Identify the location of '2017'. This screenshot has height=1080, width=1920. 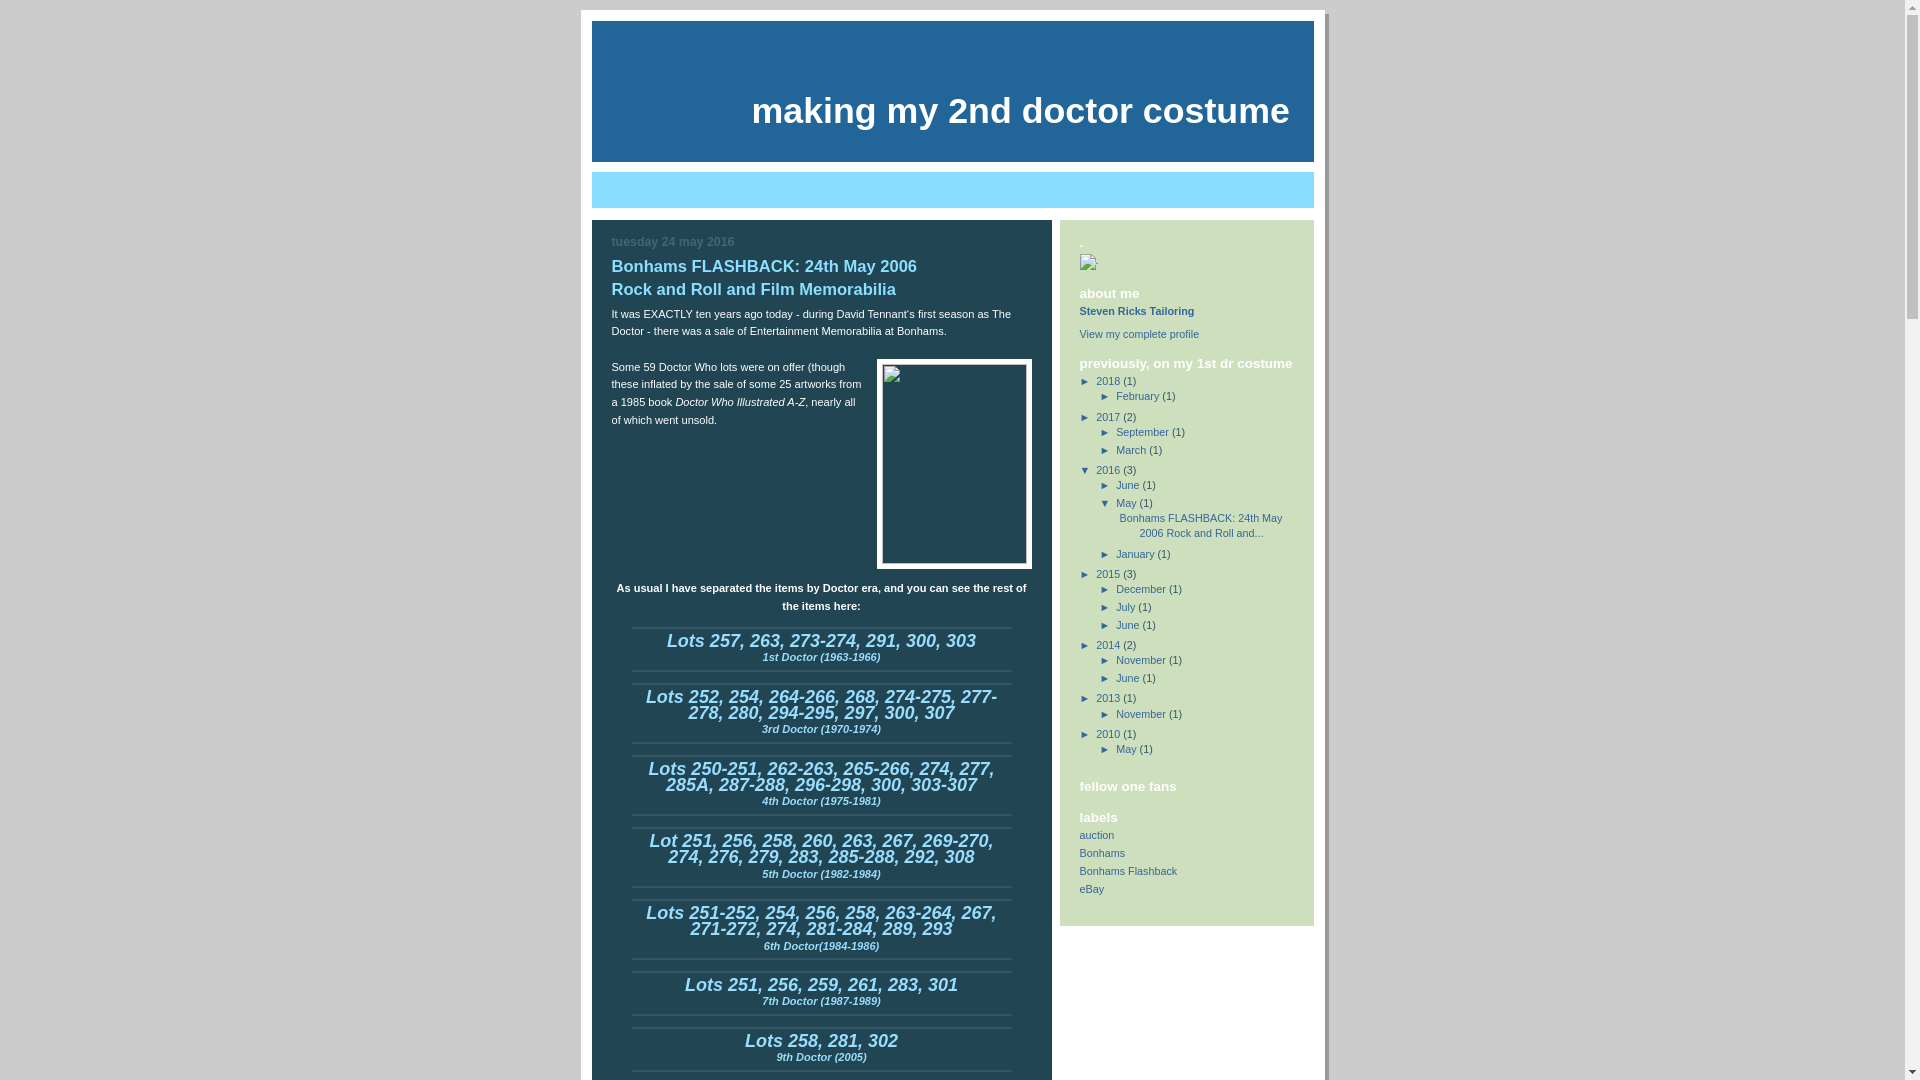
(1108, 415).